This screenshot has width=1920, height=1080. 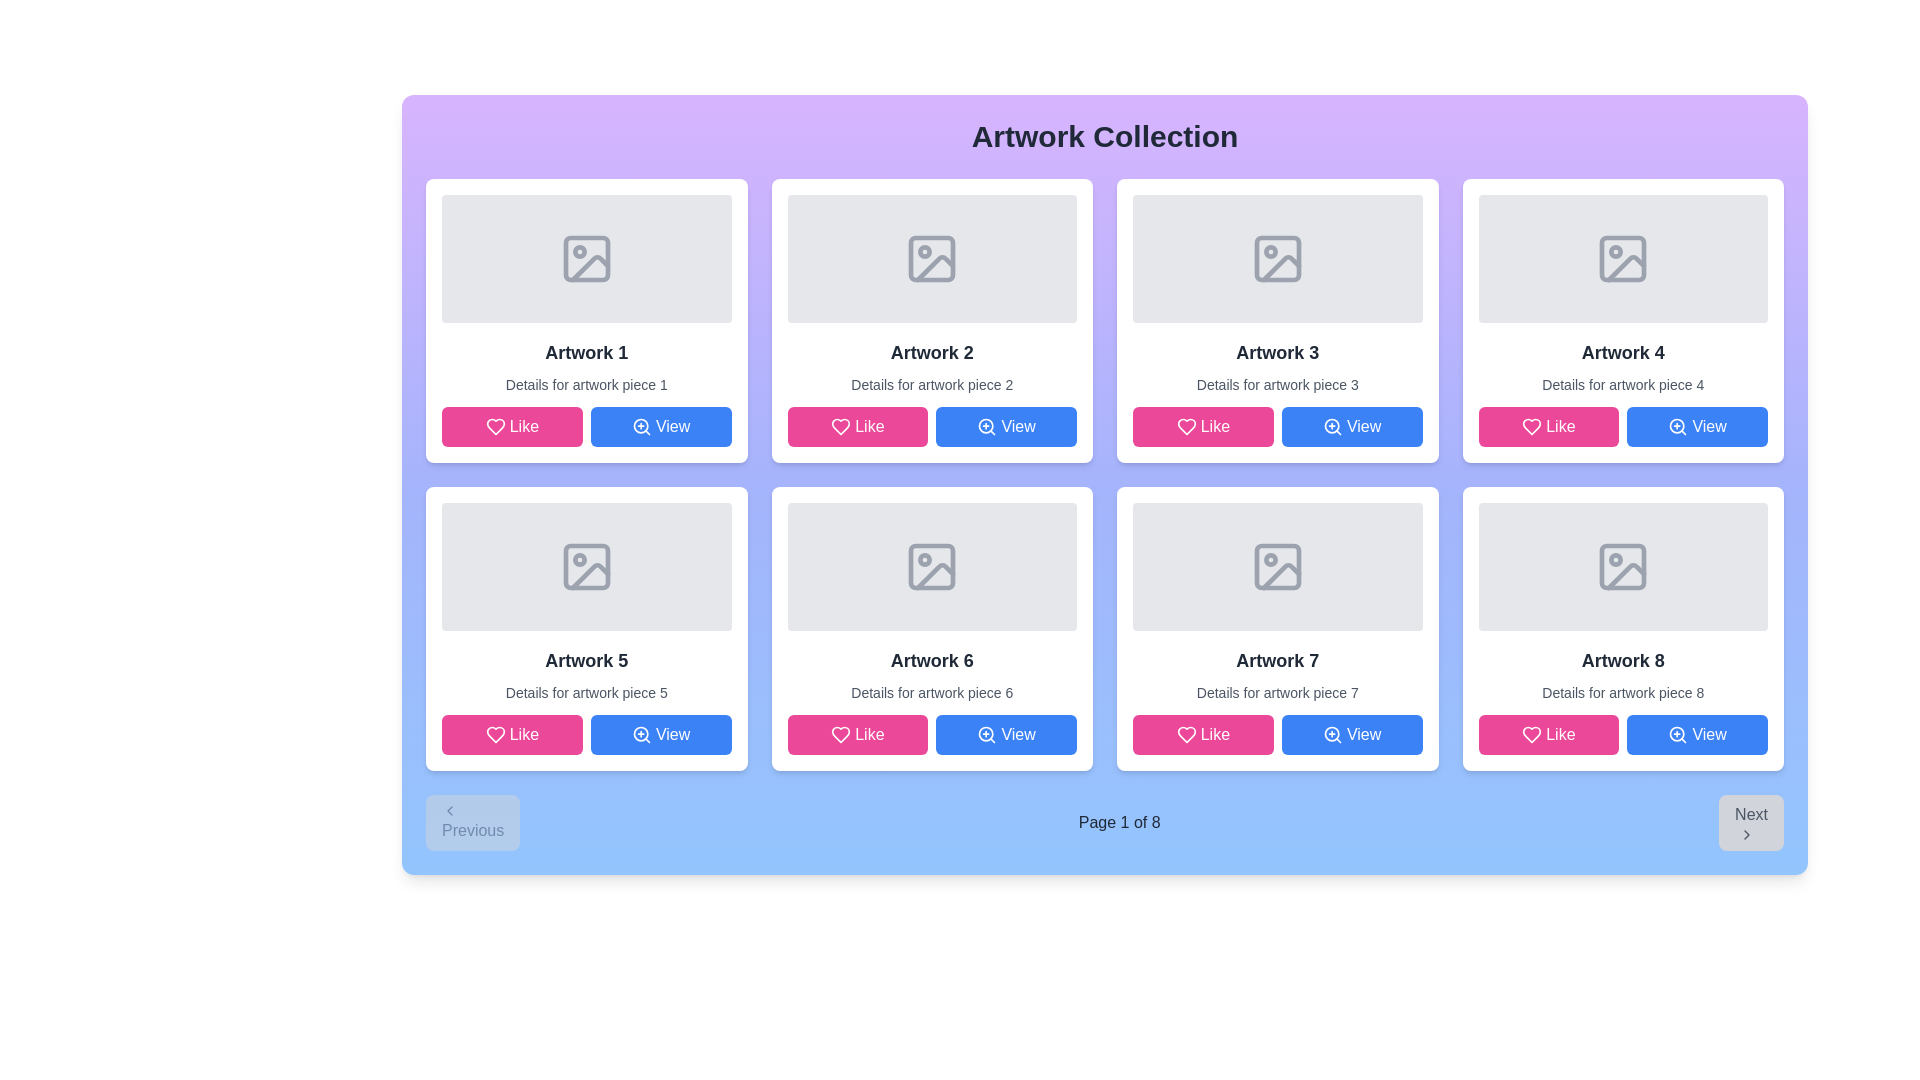 I want to click on the blue rectangular button labeled 'View' with a magnifying glass icon, located under the description of 'Artwork 4', to change its appearance, so click(x=1696, y=426).